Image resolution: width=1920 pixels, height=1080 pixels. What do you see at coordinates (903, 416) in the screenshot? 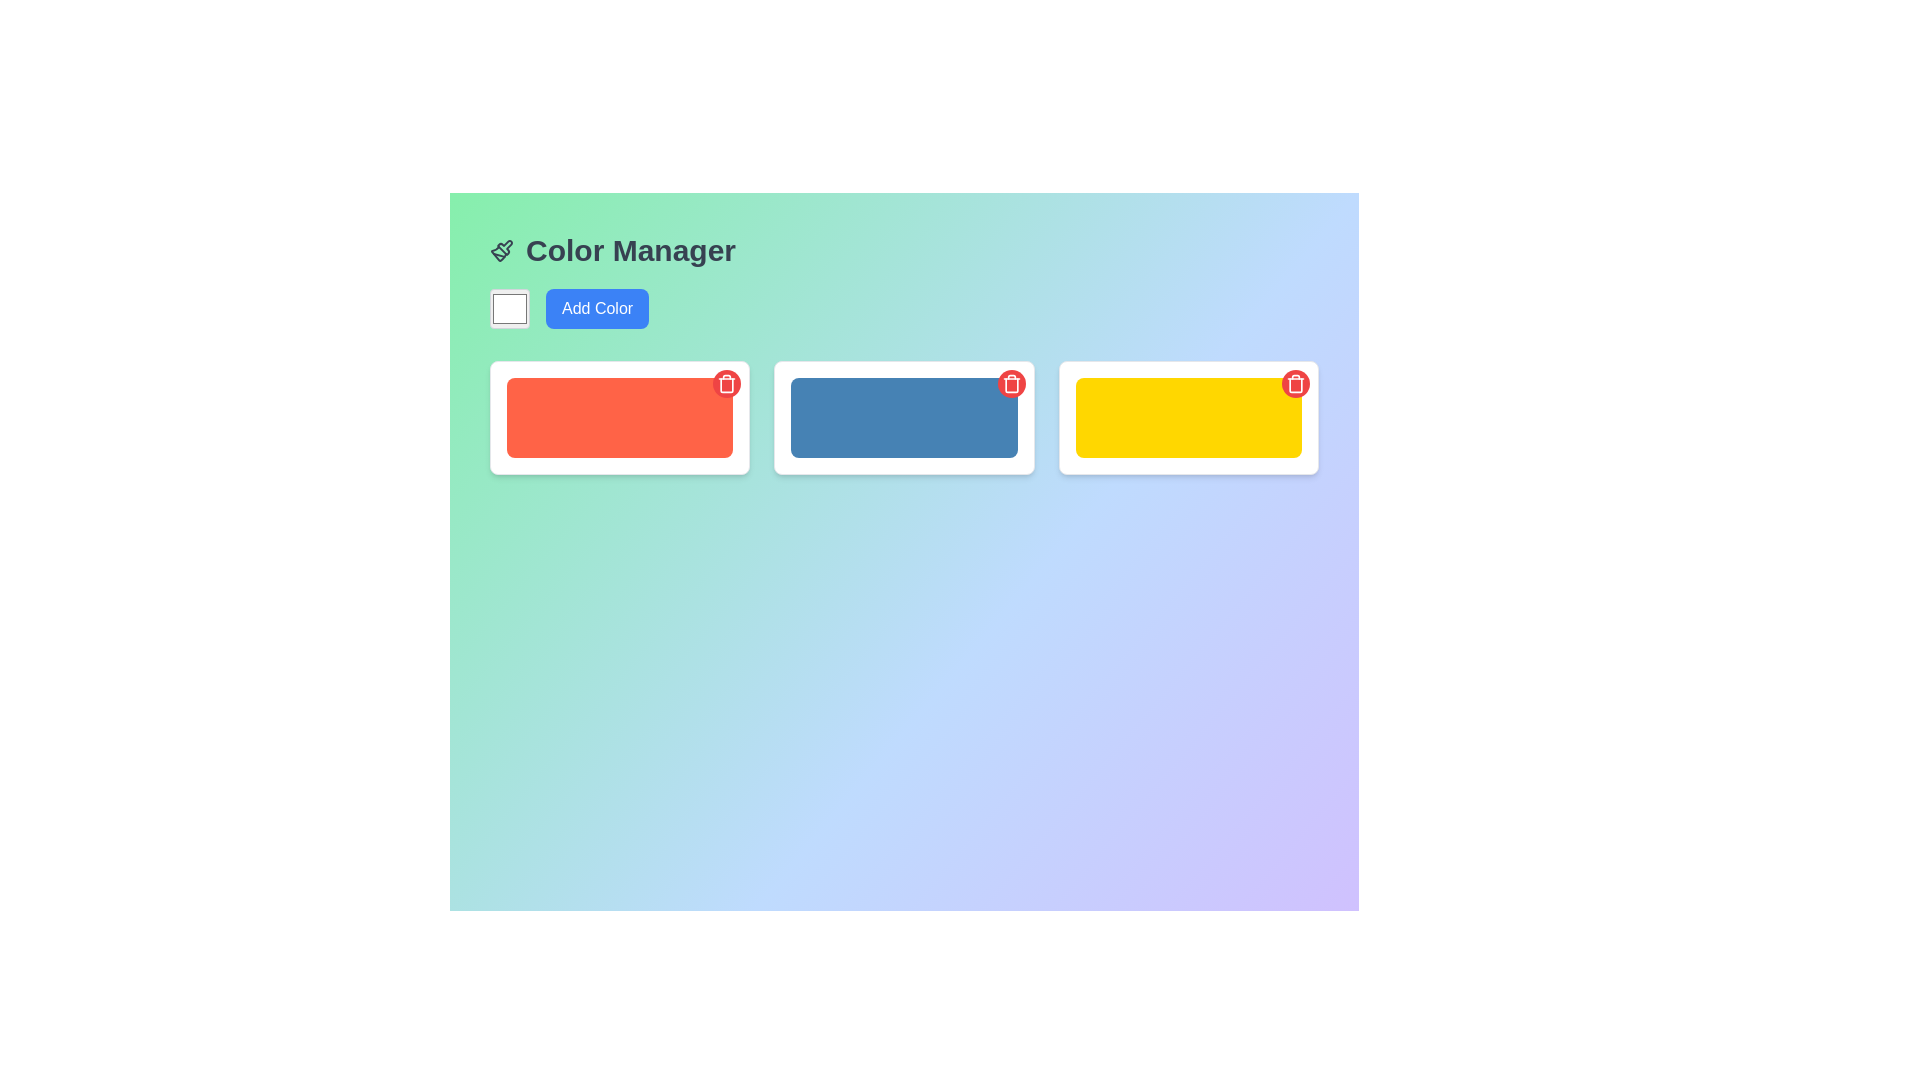
I see `the blue block, which is the second item in a row of three grid-based color blocks` at bounding box center [903, 416].